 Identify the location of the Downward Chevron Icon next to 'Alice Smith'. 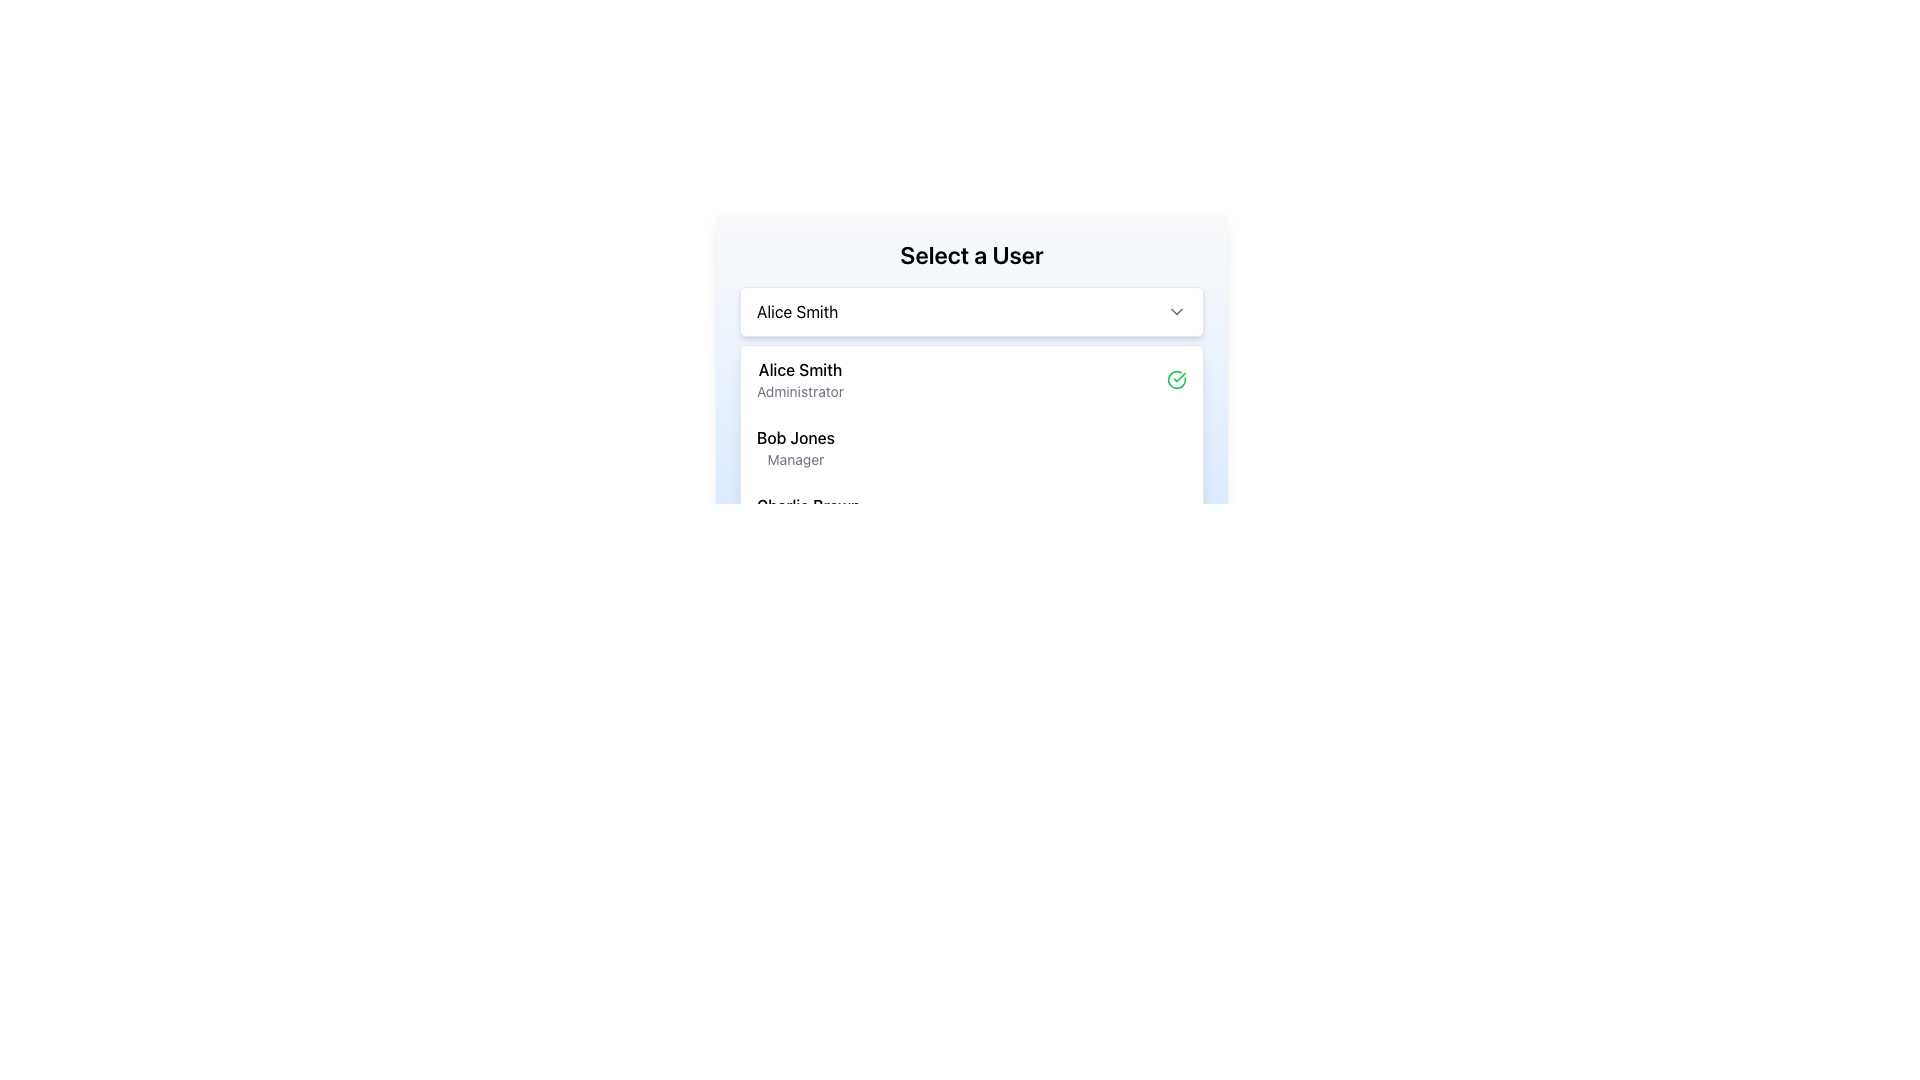
(1176, 312).